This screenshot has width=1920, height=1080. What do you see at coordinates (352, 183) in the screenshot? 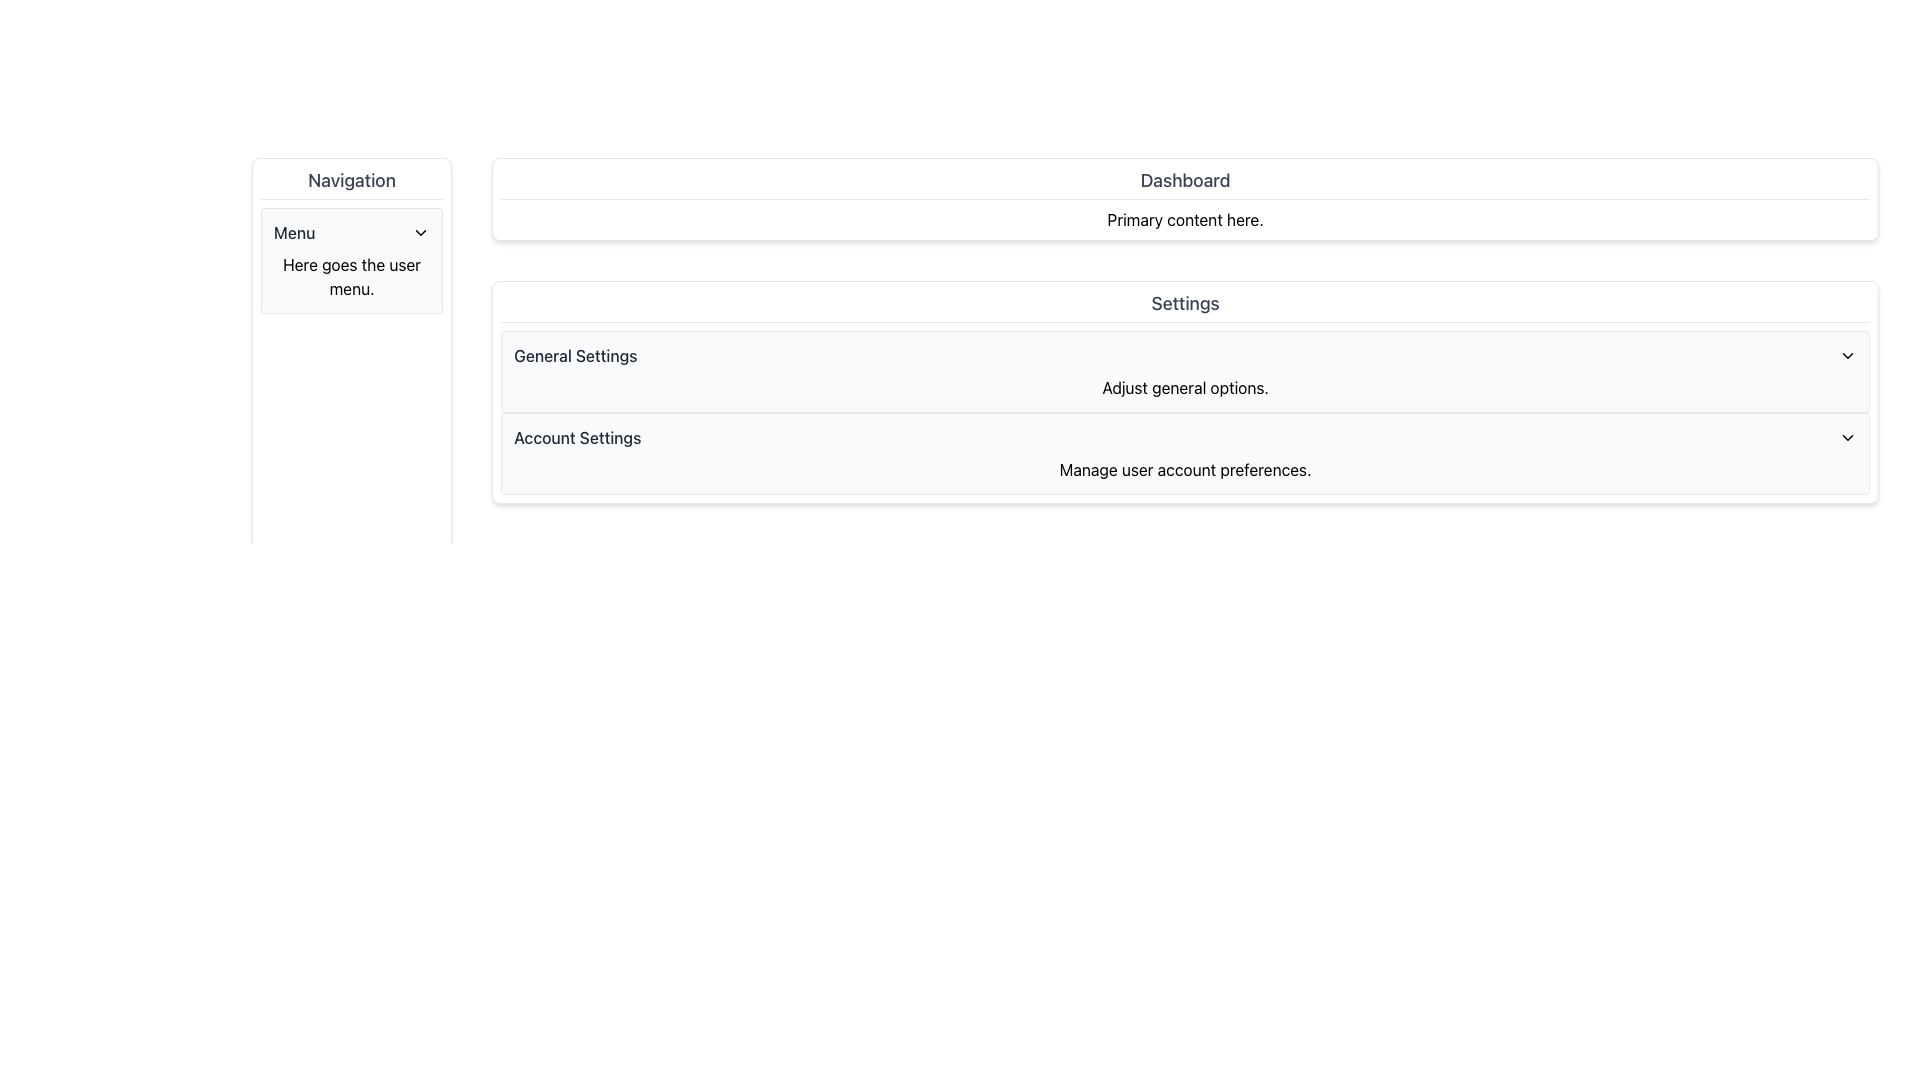
I see `title text element styled in medium-sized, bold, gray font that displays 'Navigation' located at the top of the vertical navigation panel on the left side of the interface` at bounding box center [352, 183].